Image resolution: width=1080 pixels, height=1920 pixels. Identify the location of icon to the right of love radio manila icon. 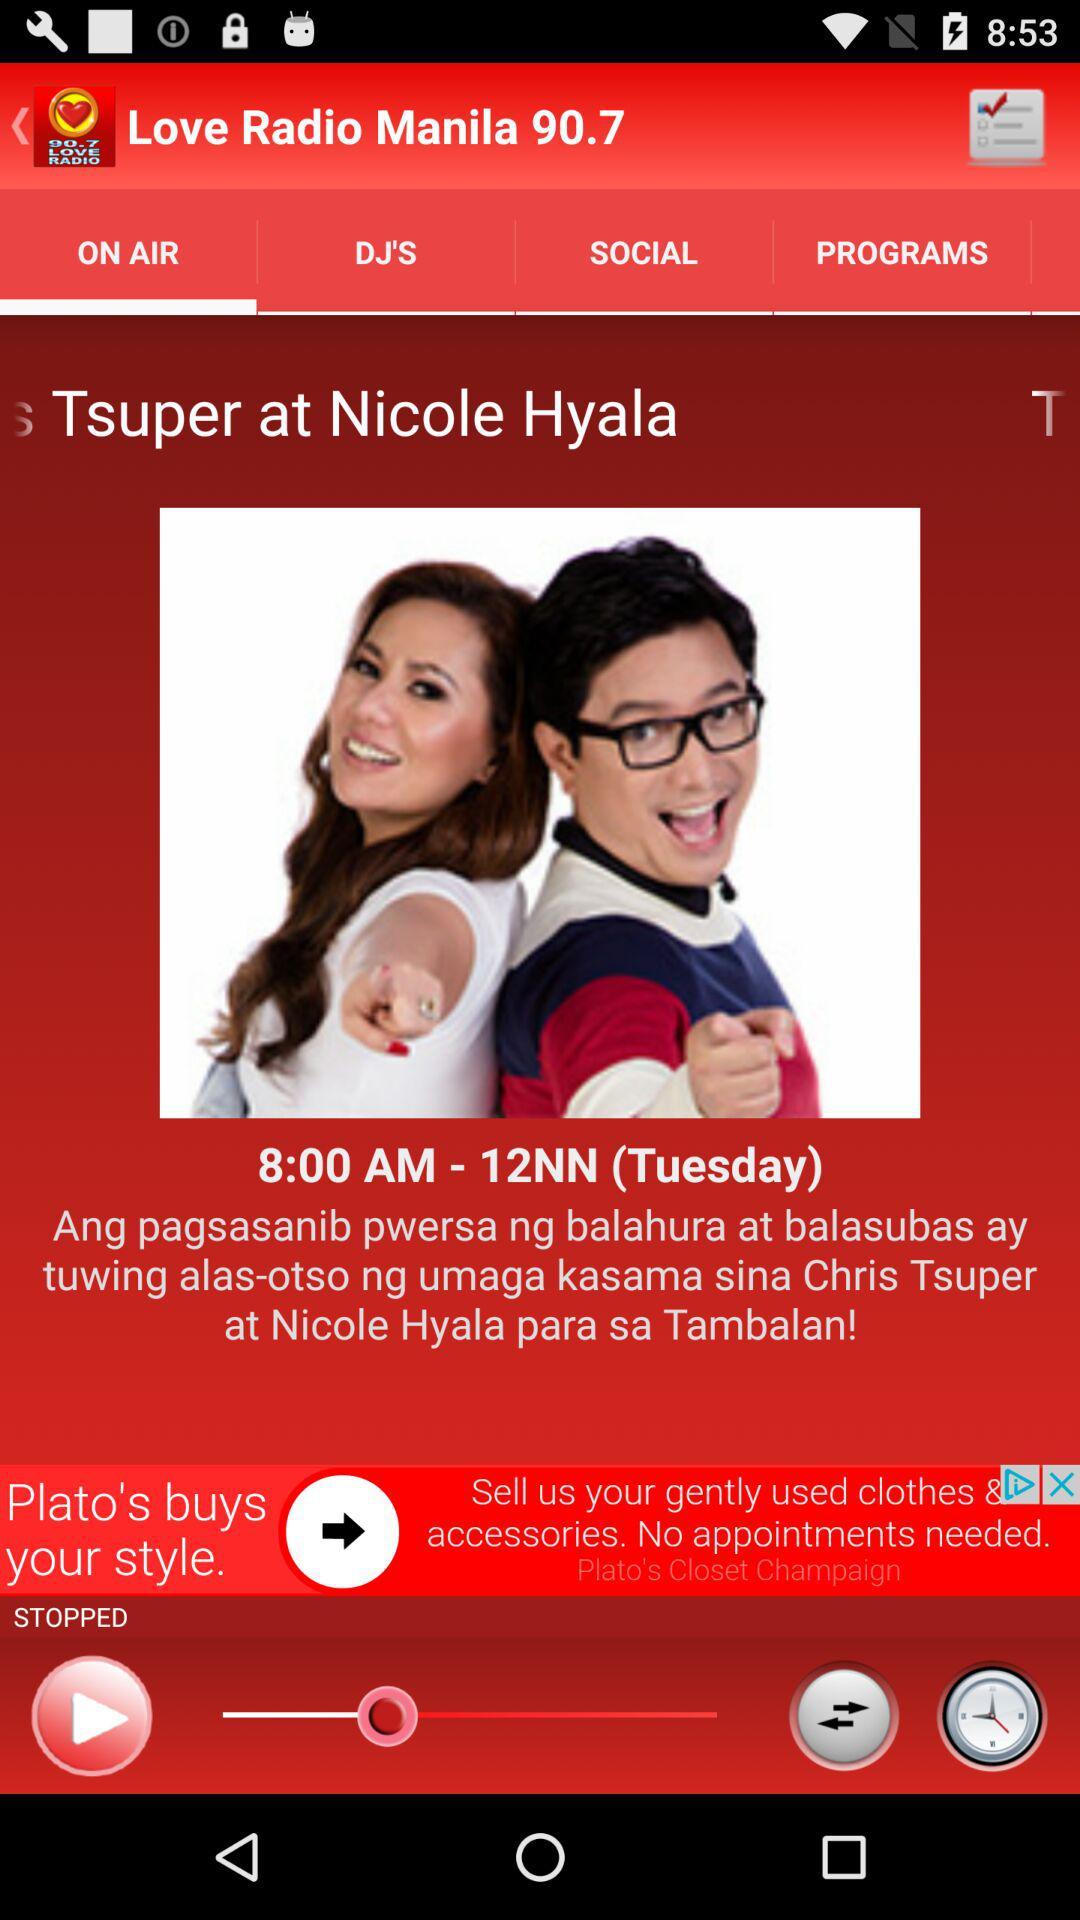
(1006, 124).